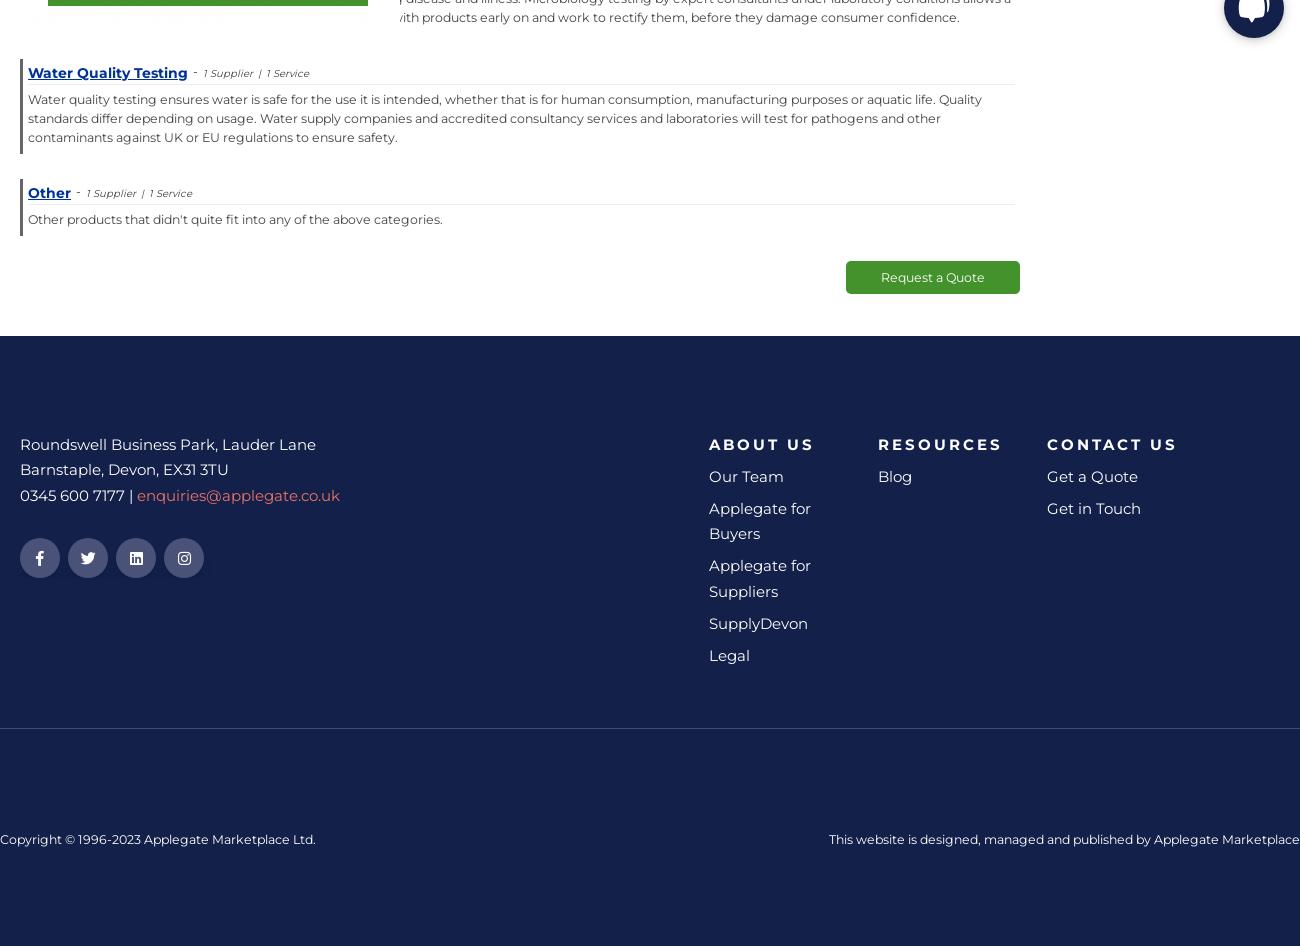  What do you see at coordinates (19, 494) in the screenshot?
I see `'0345 600 7177'` at bounding box center [19, 494].